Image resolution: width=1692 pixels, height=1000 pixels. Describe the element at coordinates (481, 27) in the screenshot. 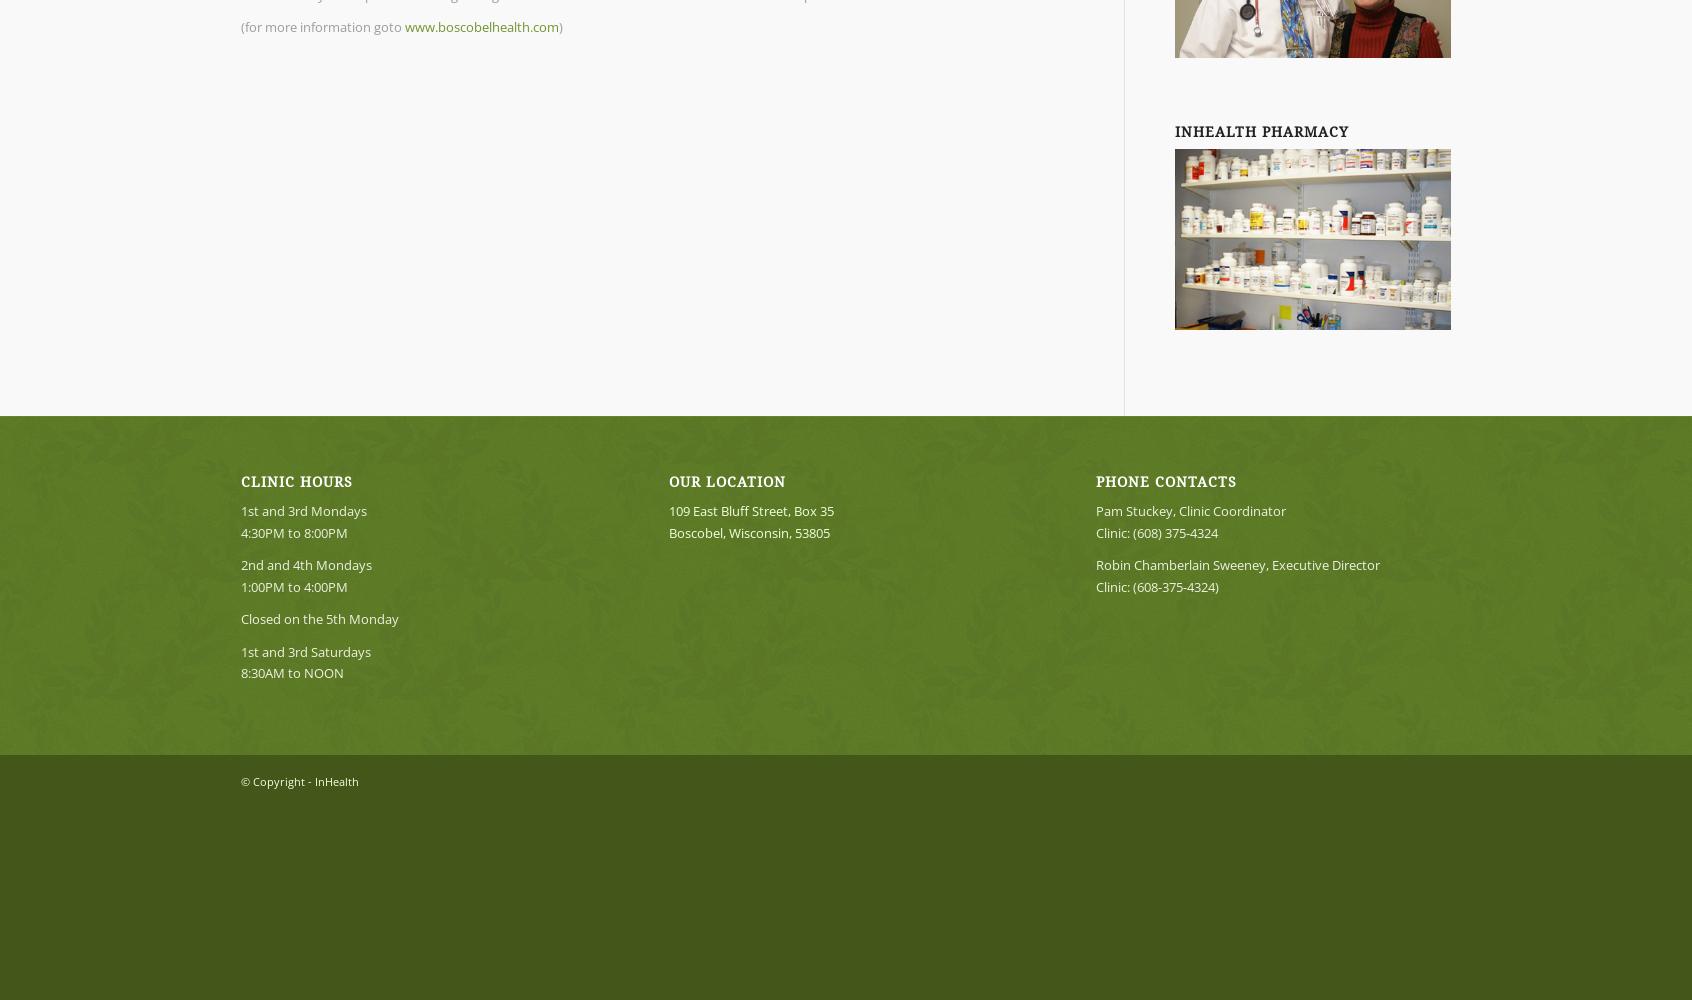

I see `'www.boscobelhealth.com'` at that location.